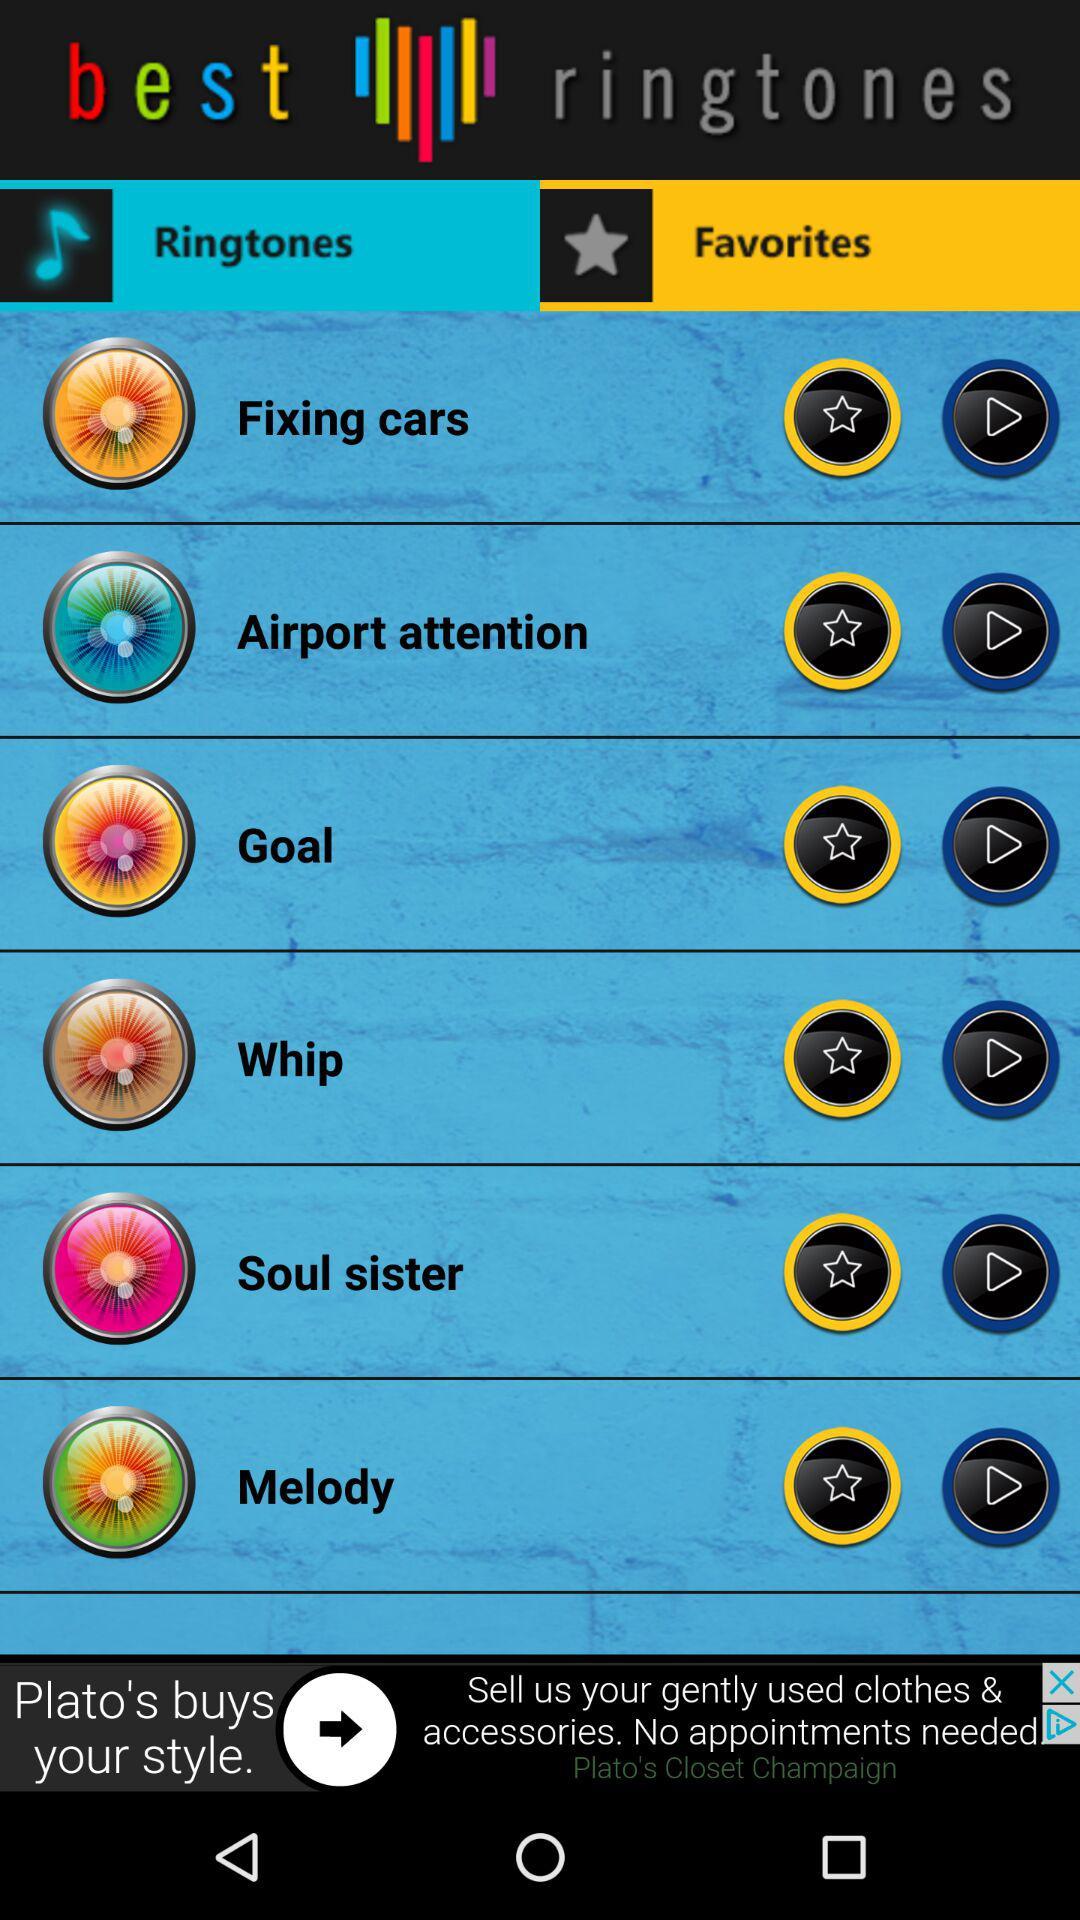 Image resolution: width=1080 pixels, height=1920 pixels. What do you see at coordinates (1000, 629) in the screenshot?
I see `switch autoplay option` at bounding box center [1000, 629].